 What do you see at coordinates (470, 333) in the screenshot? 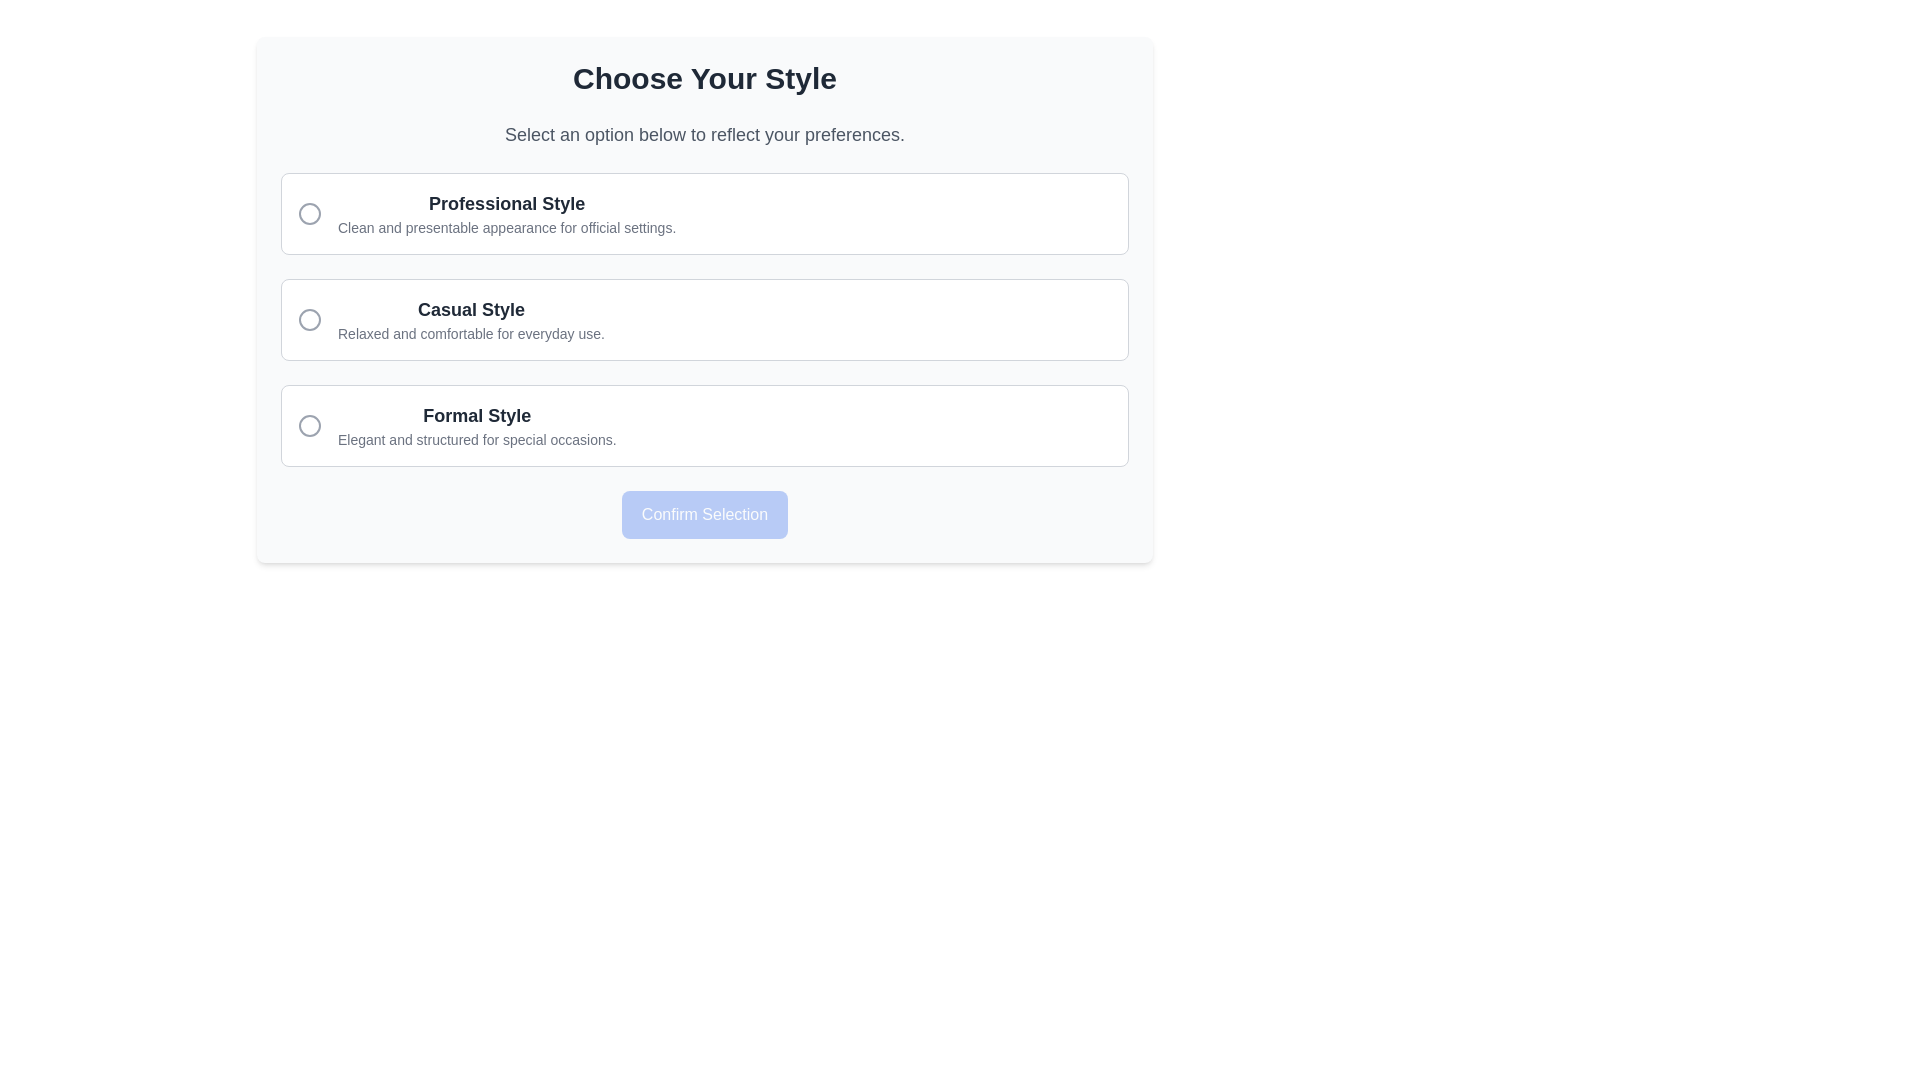
I see `the Text Label that provides additional details about the 'Casual Style' option located directly beneath the primary heading in the layout` at bounding box center [470, 333].